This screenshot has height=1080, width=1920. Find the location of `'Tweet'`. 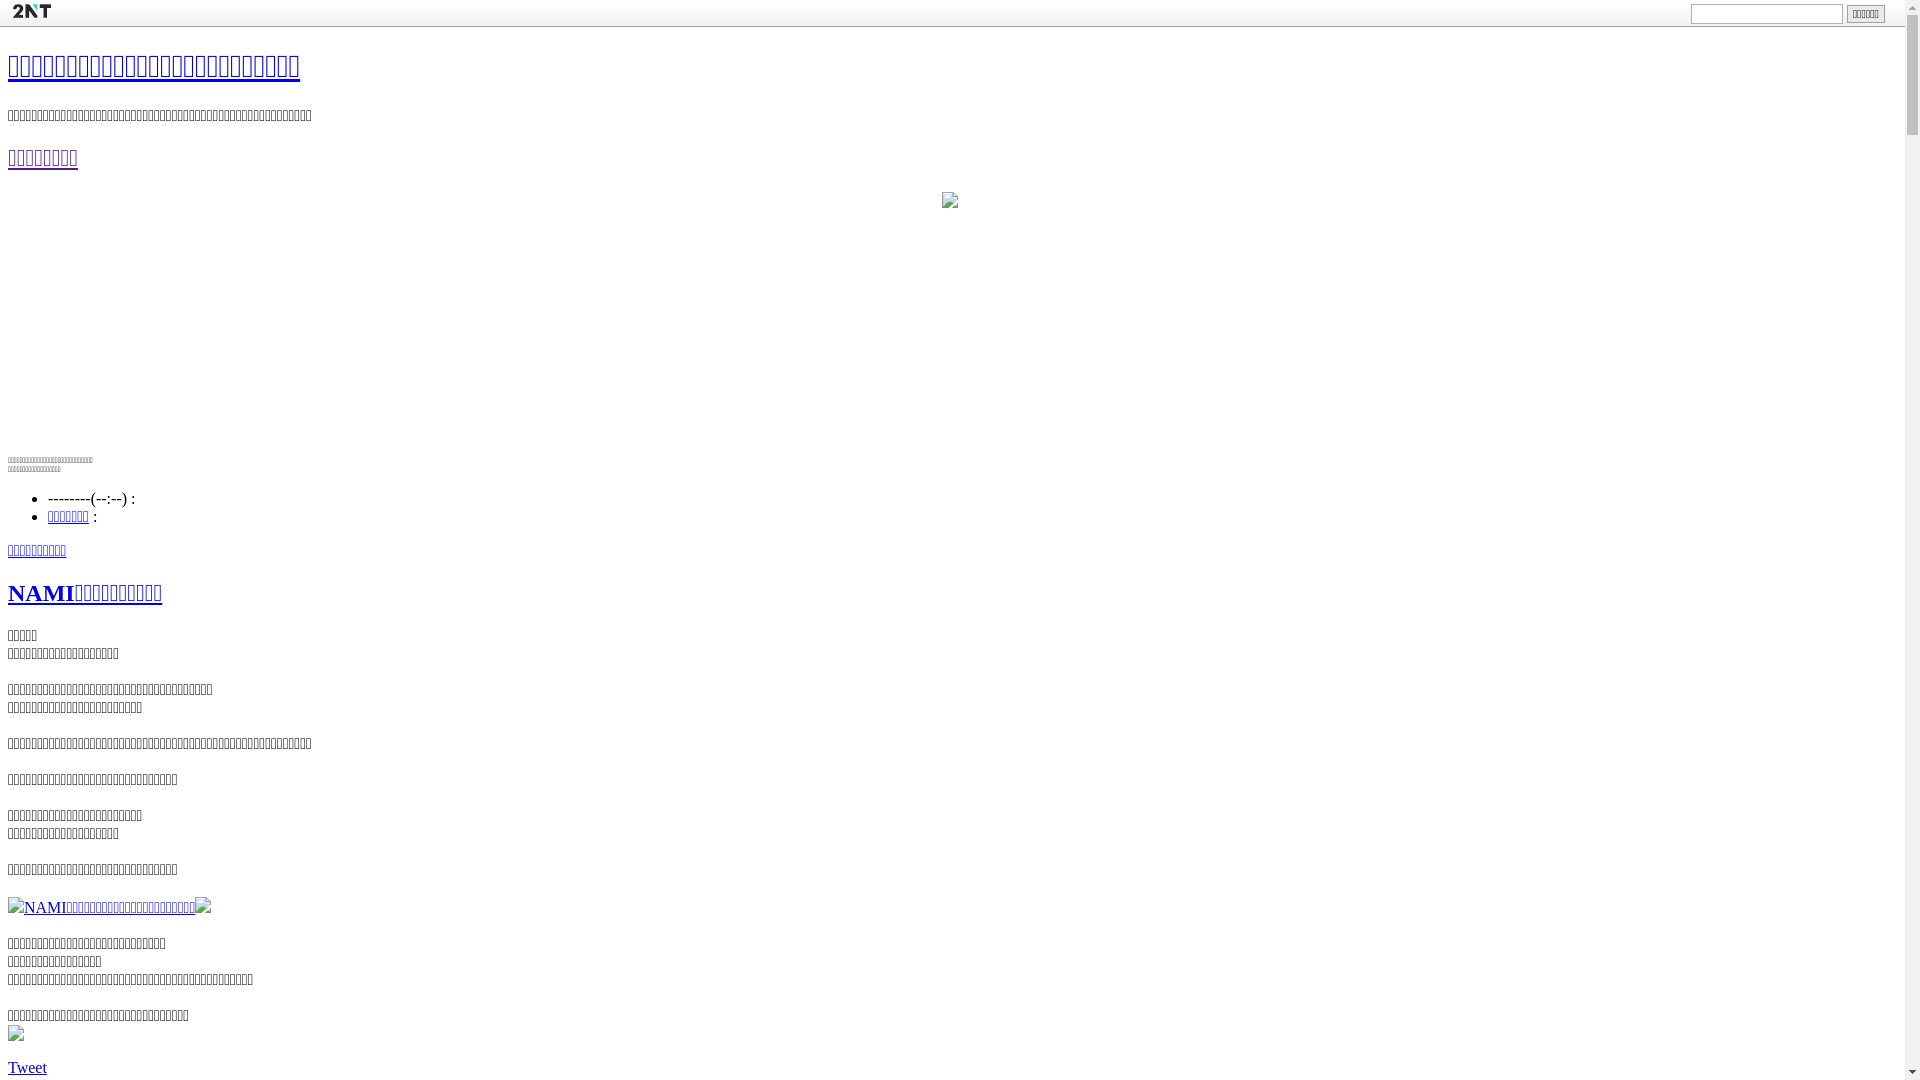

'Tweet' is located at coordinates (27, 1065).